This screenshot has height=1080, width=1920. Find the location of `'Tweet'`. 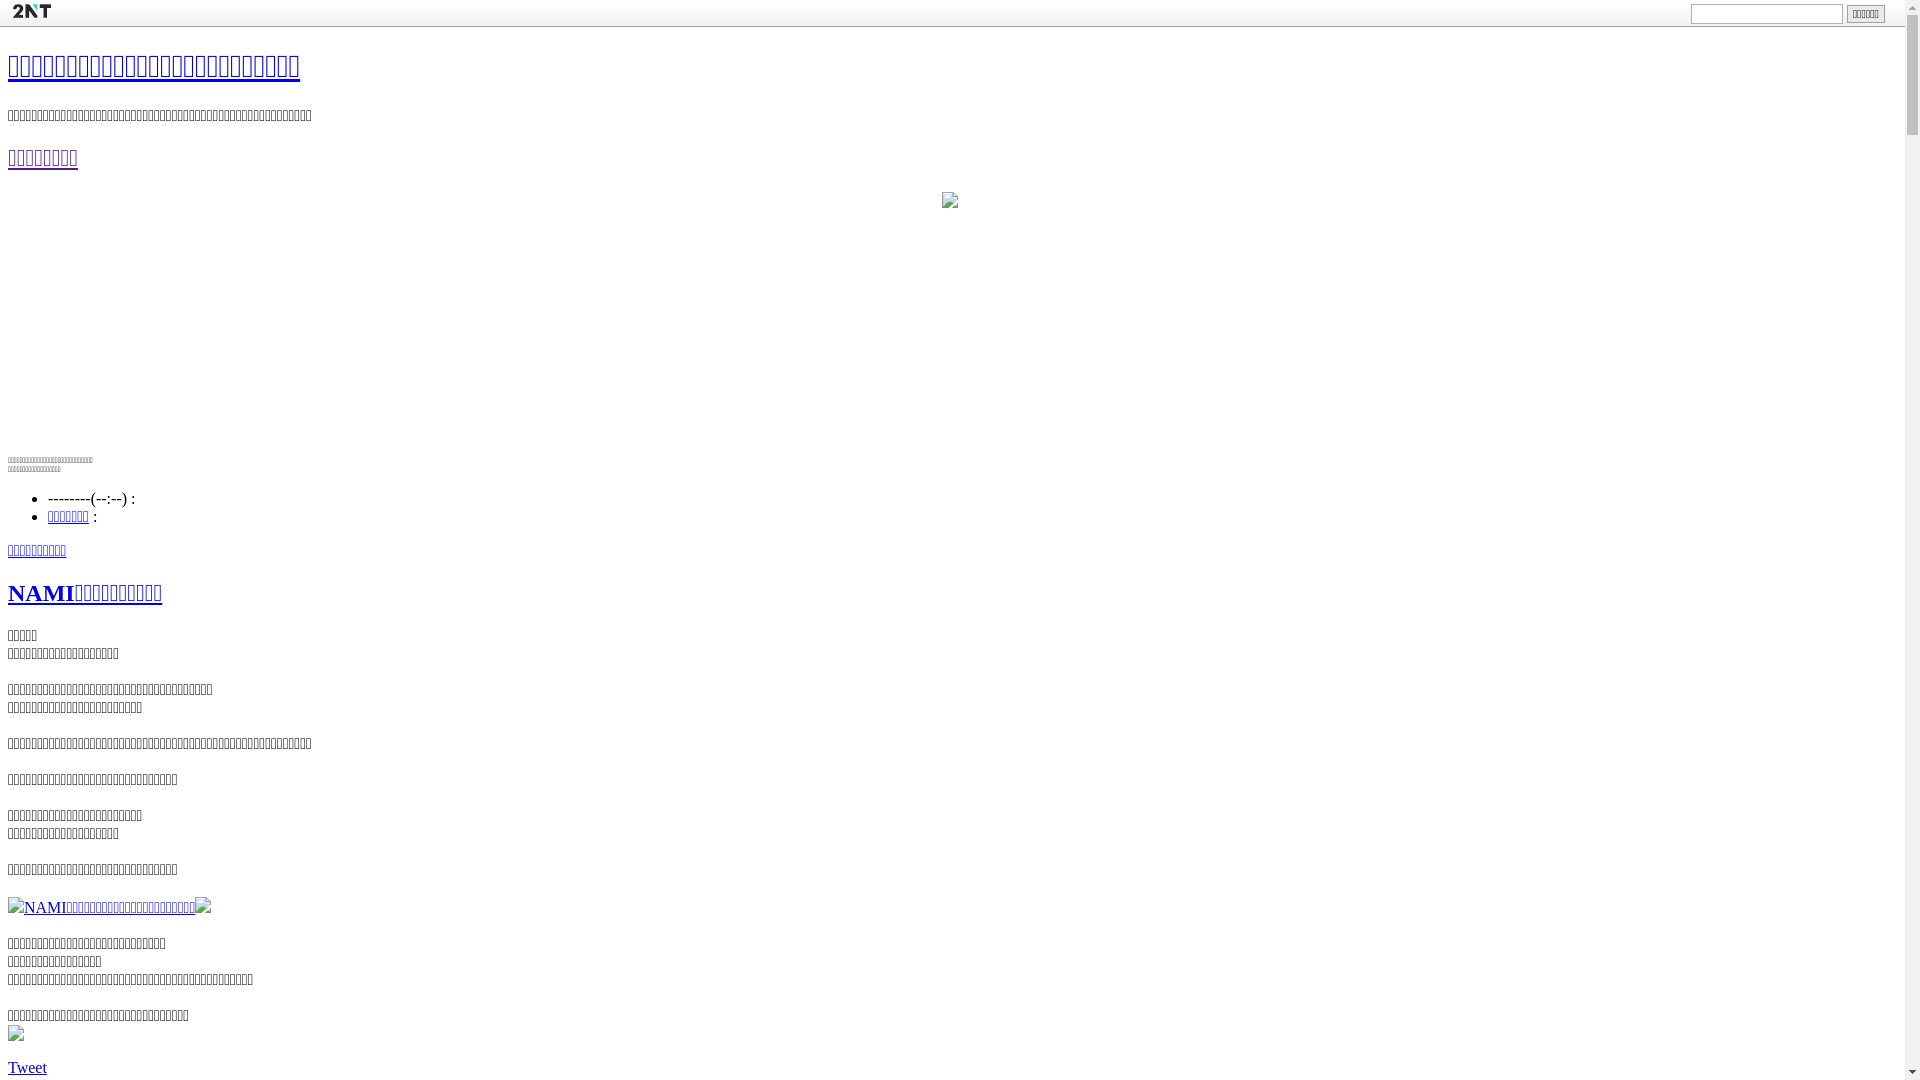

'Tweet' is located at coordinates (27, 1065).